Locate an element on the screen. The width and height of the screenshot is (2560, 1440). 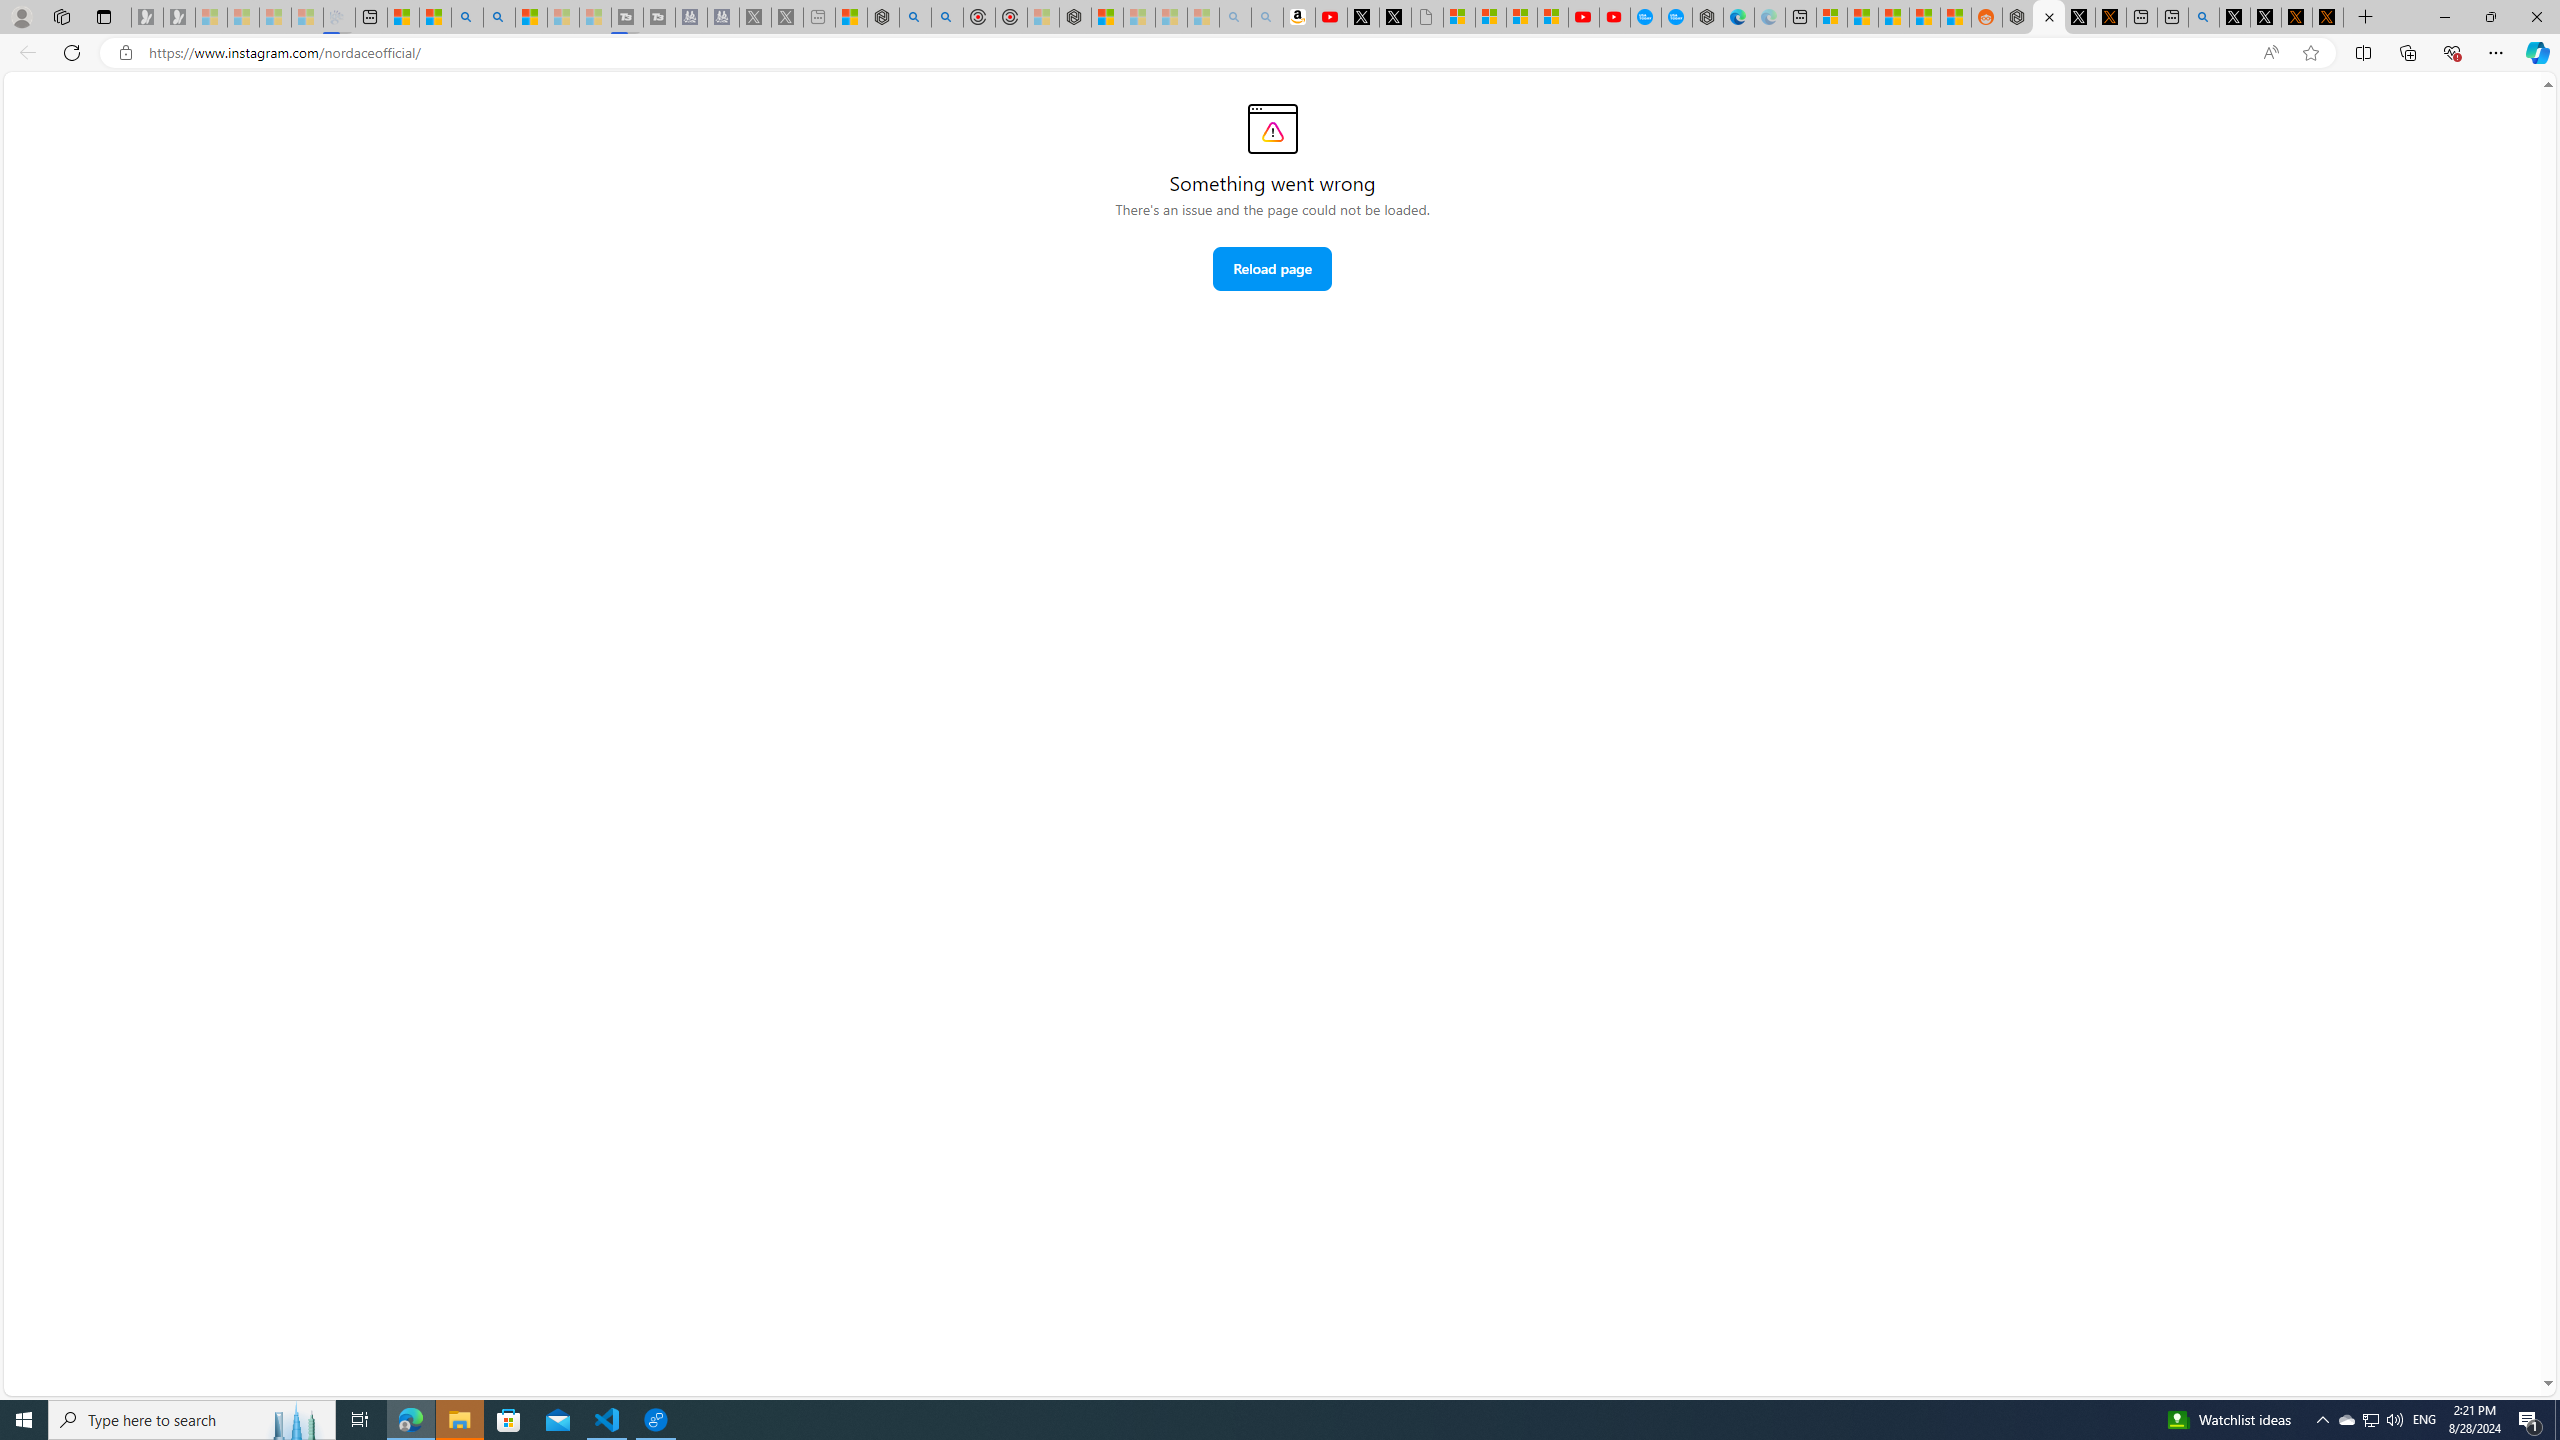
'Reload page' is located at coordinates (1271, 268).